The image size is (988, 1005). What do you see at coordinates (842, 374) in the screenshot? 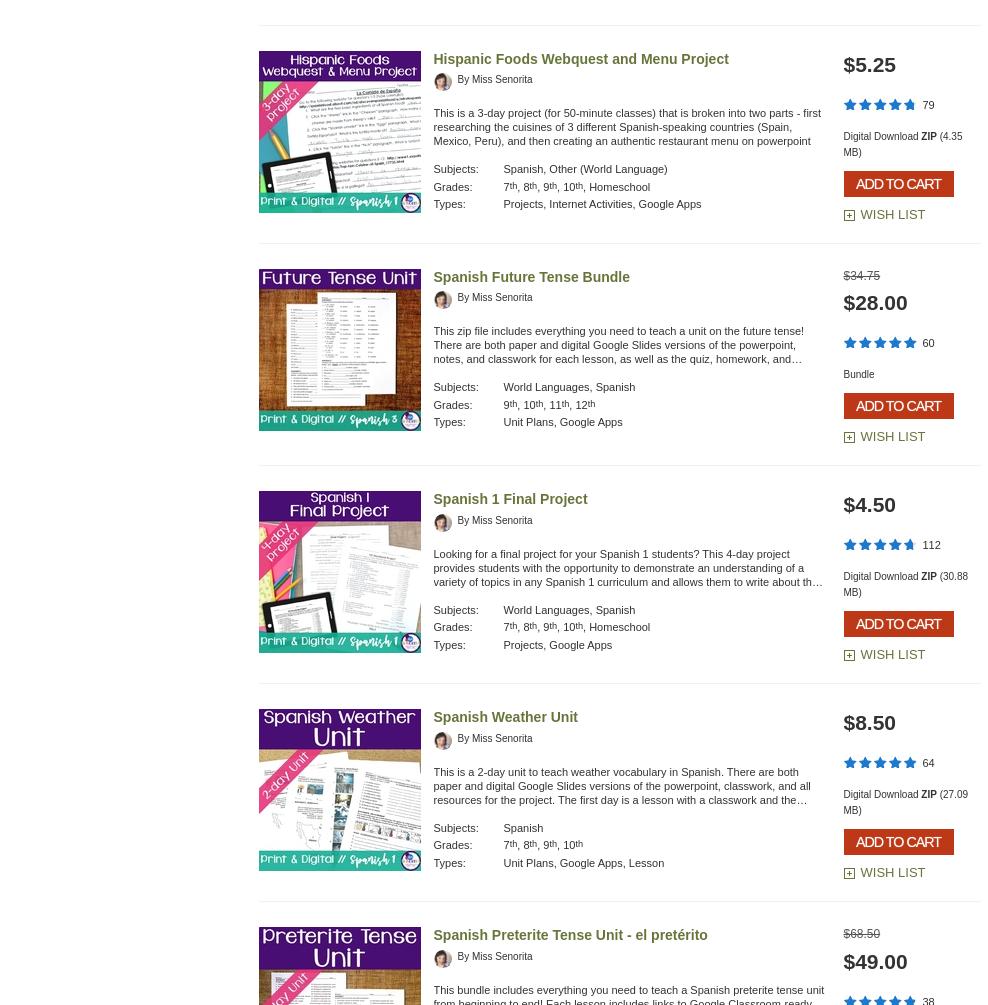
I see `'Bundle'` at bounding box center [842, 374].